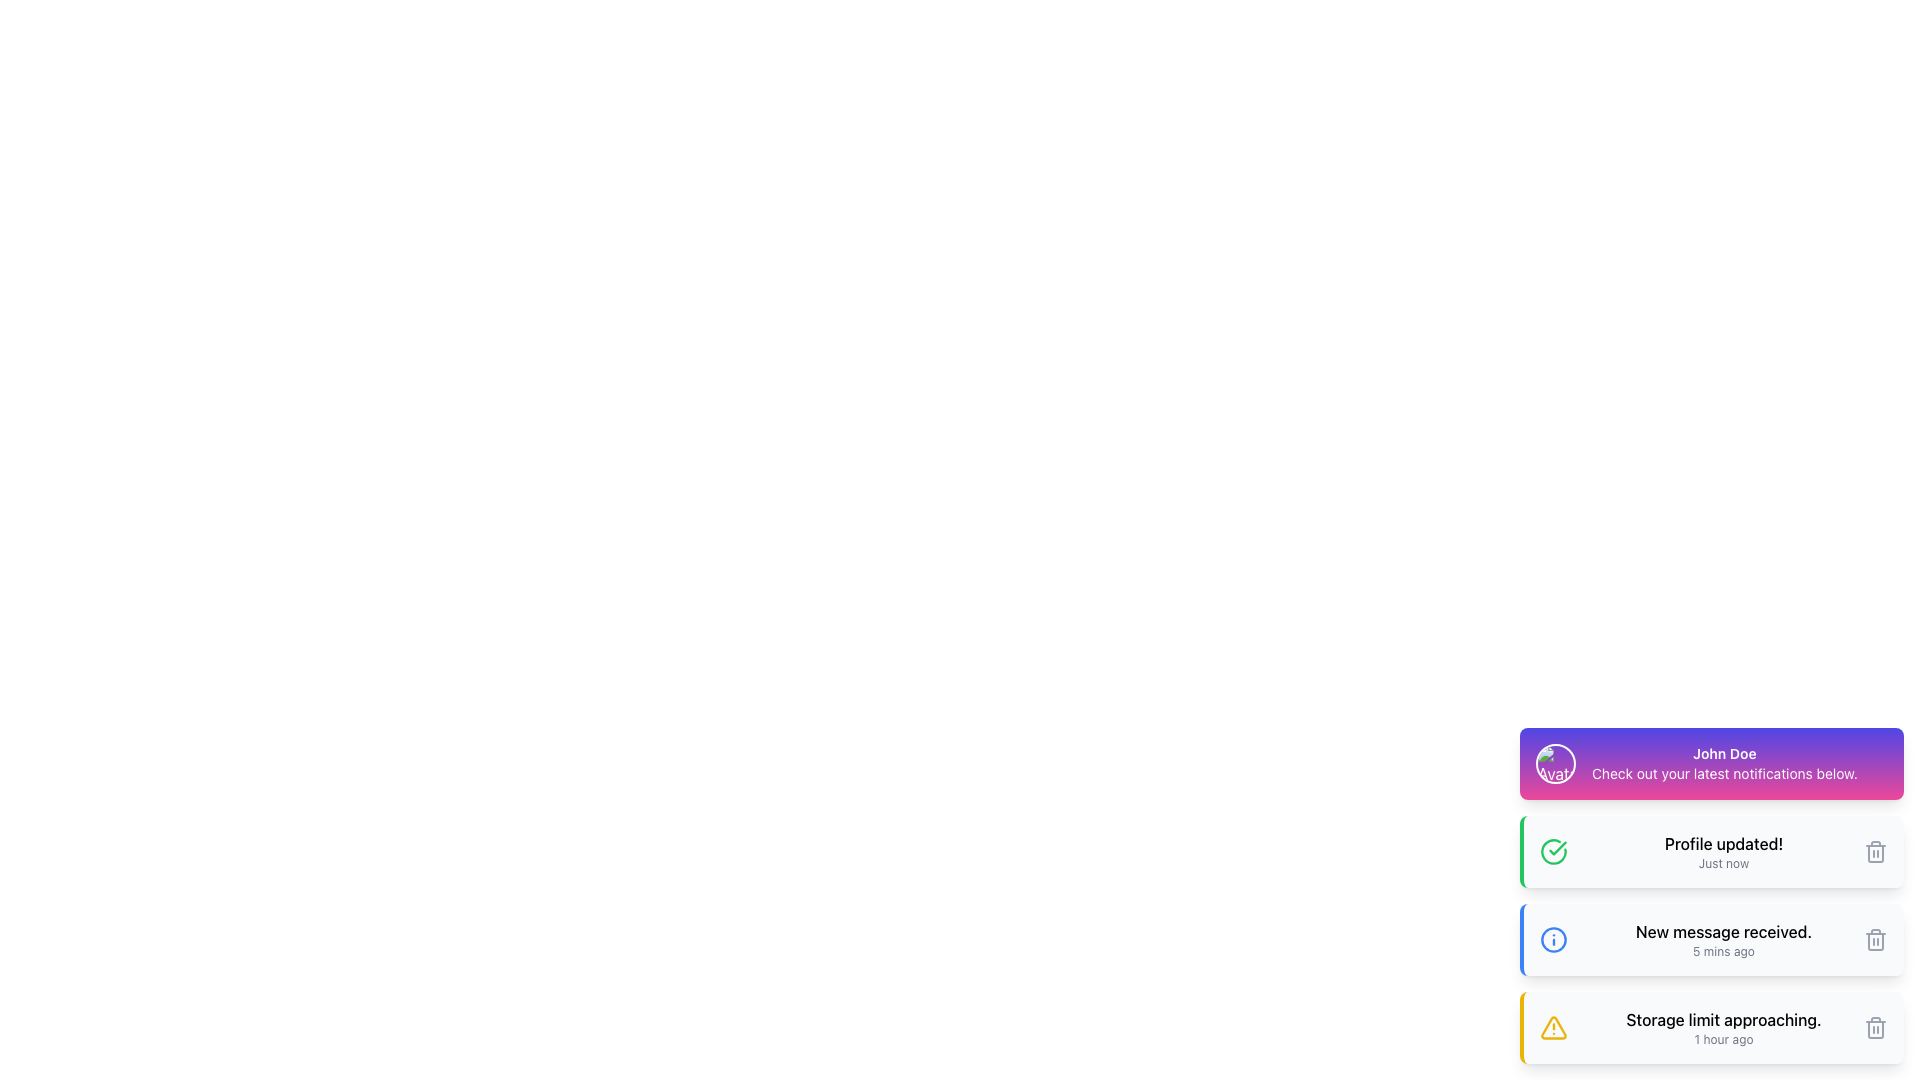 The height and width of the screenshot is (1080, 1920). Describe the element at coordinates (1722, 863) in the screenshot. I see `text content of the small gray label displaying 'Just now', positioned below the bold notification title 'Profile updated!'` at that location.